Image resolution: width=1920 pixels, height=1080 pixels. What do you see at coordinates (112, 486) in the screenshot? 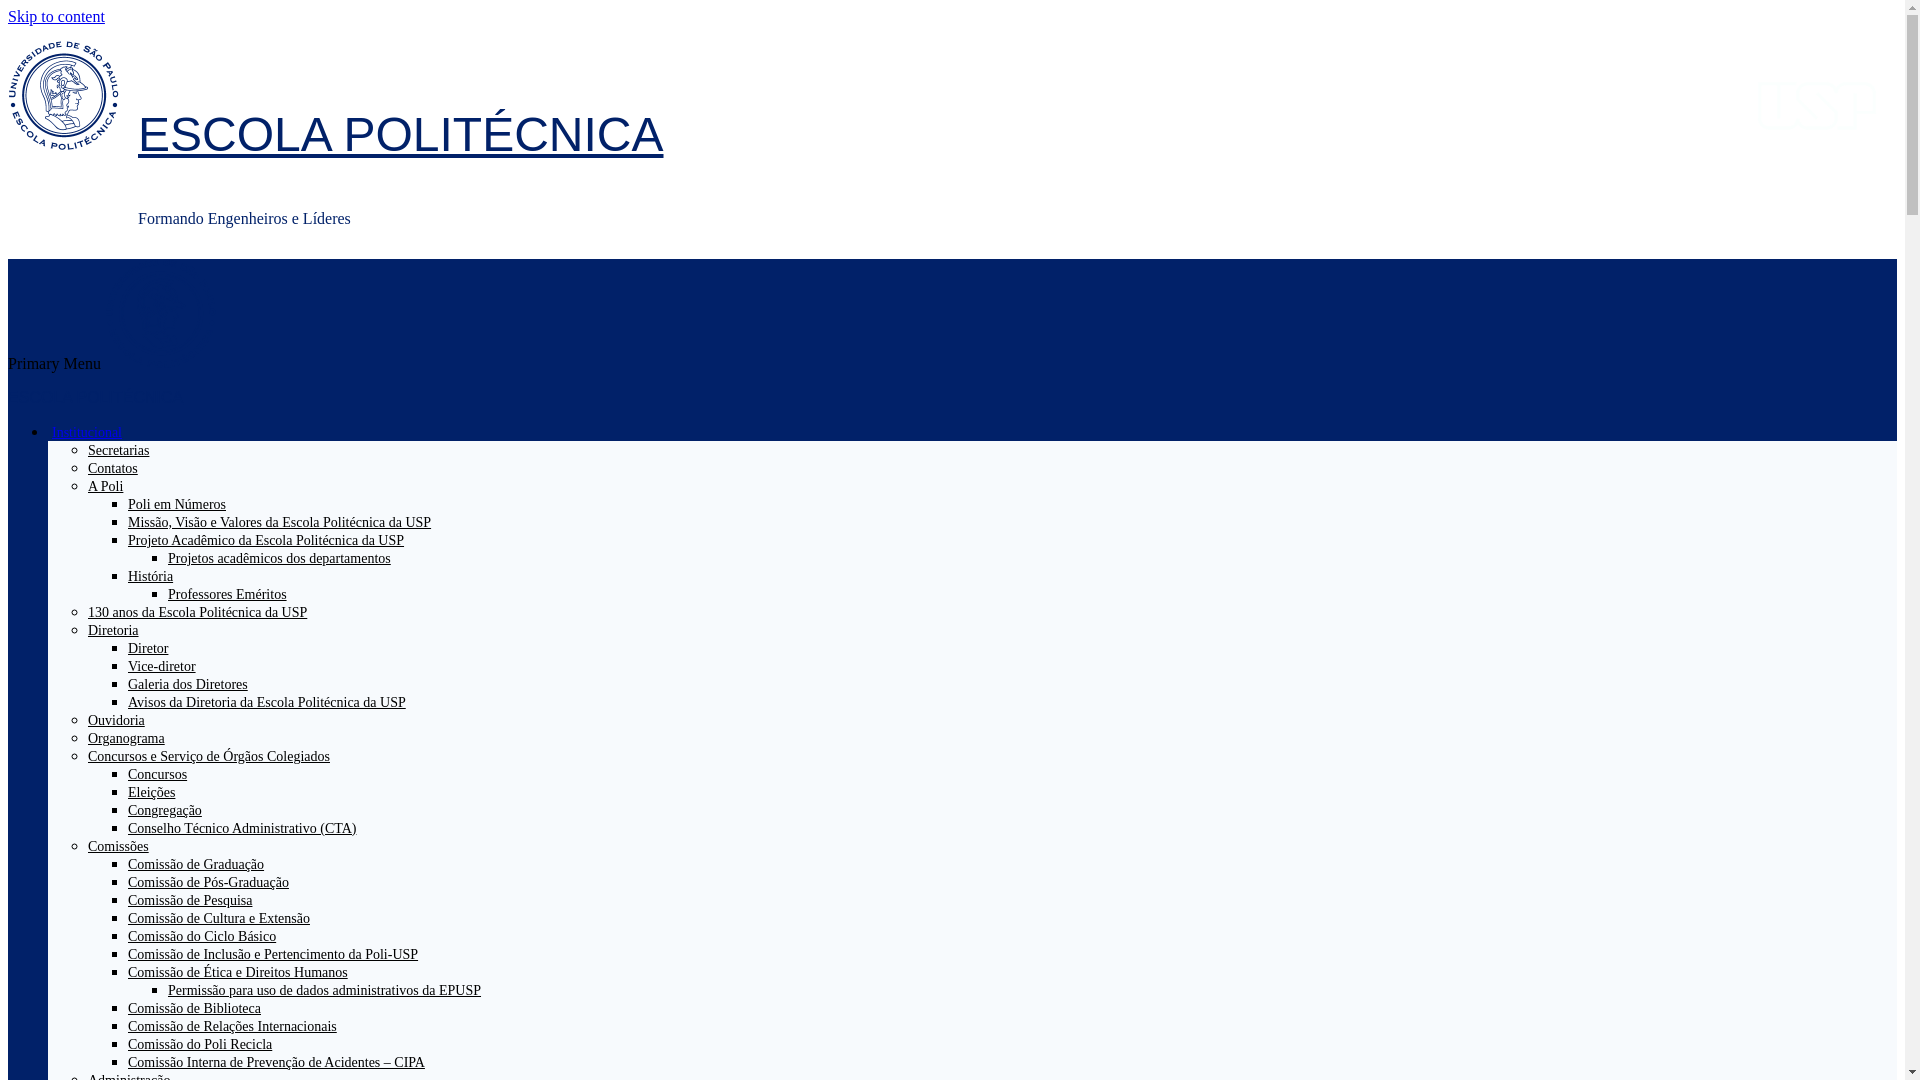
I see `'A Poli'` at bounding box center [112, 486].